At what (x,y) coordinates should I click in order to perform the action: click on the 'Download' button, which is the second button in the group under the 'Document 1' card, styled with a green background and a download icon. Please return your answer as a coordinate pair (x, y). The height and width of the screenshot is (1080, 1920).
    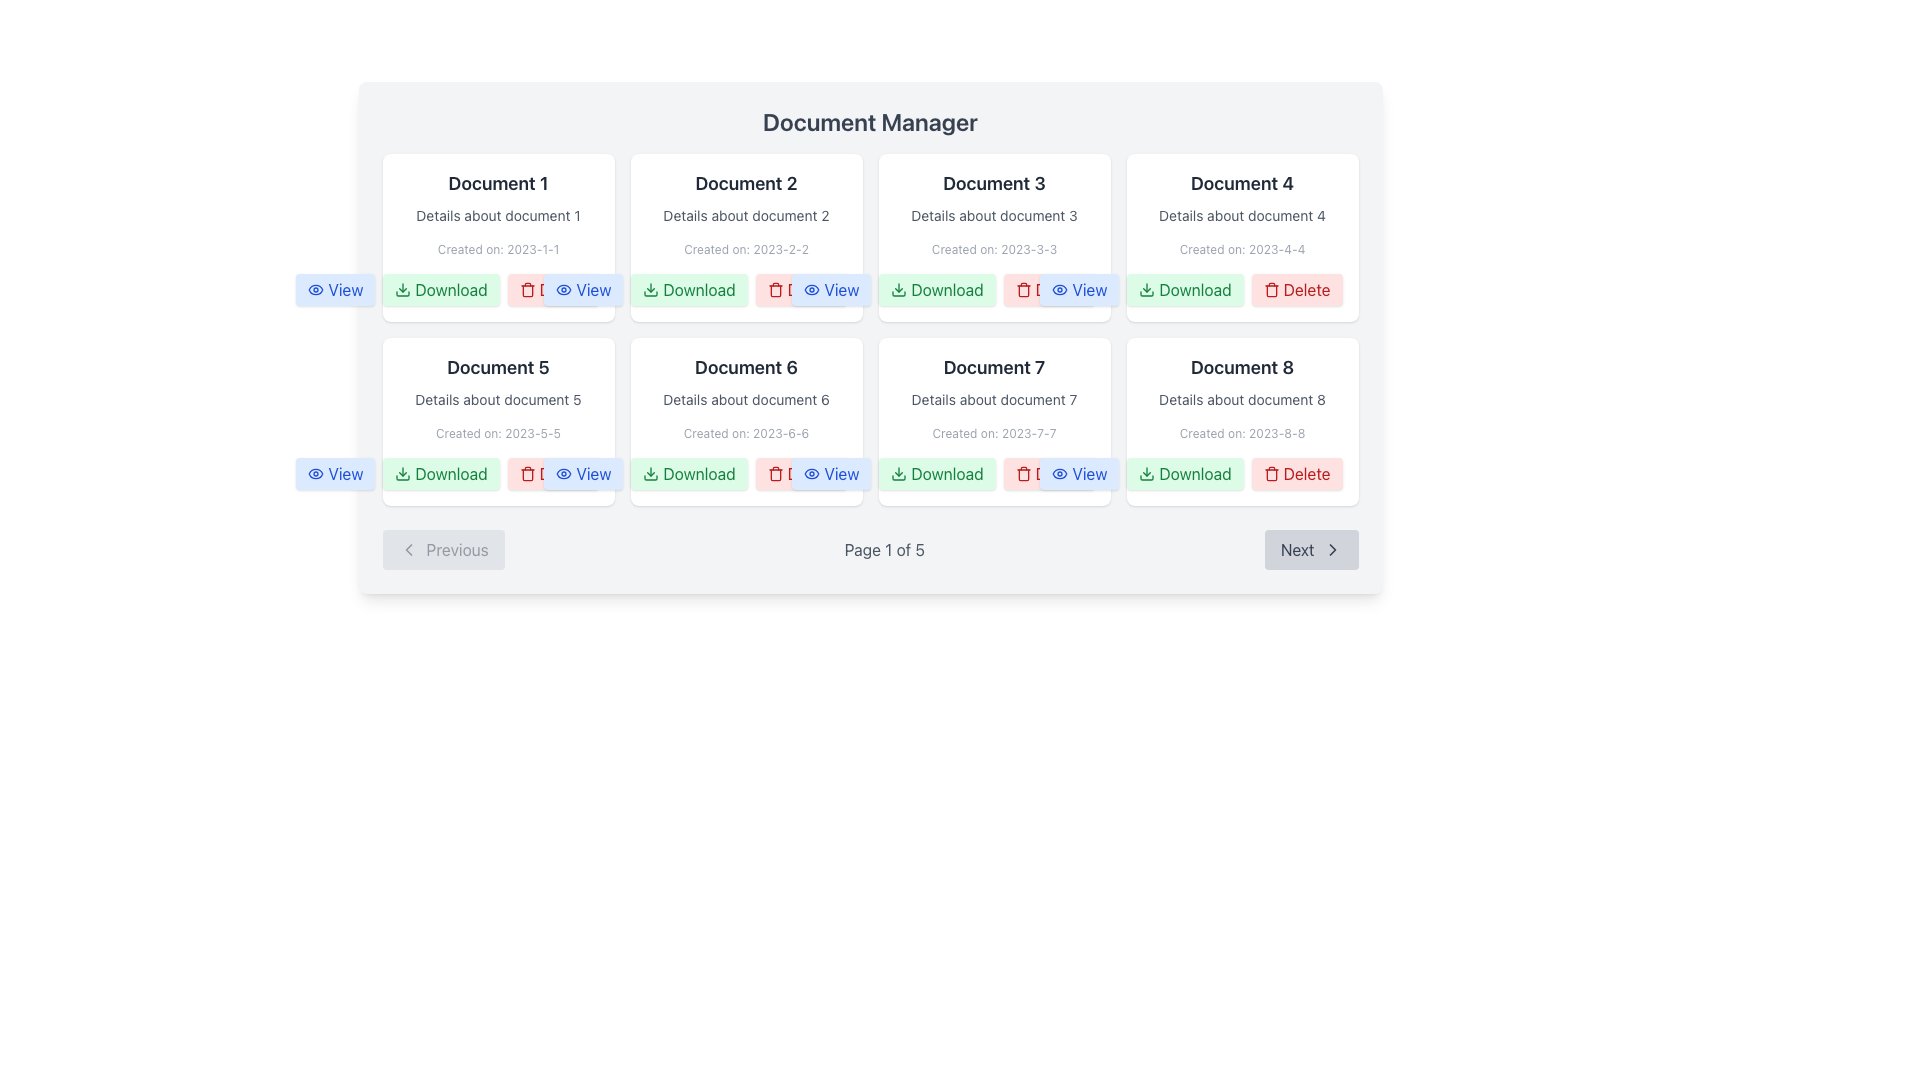
    Looking at the image, I should click on (440, 289).